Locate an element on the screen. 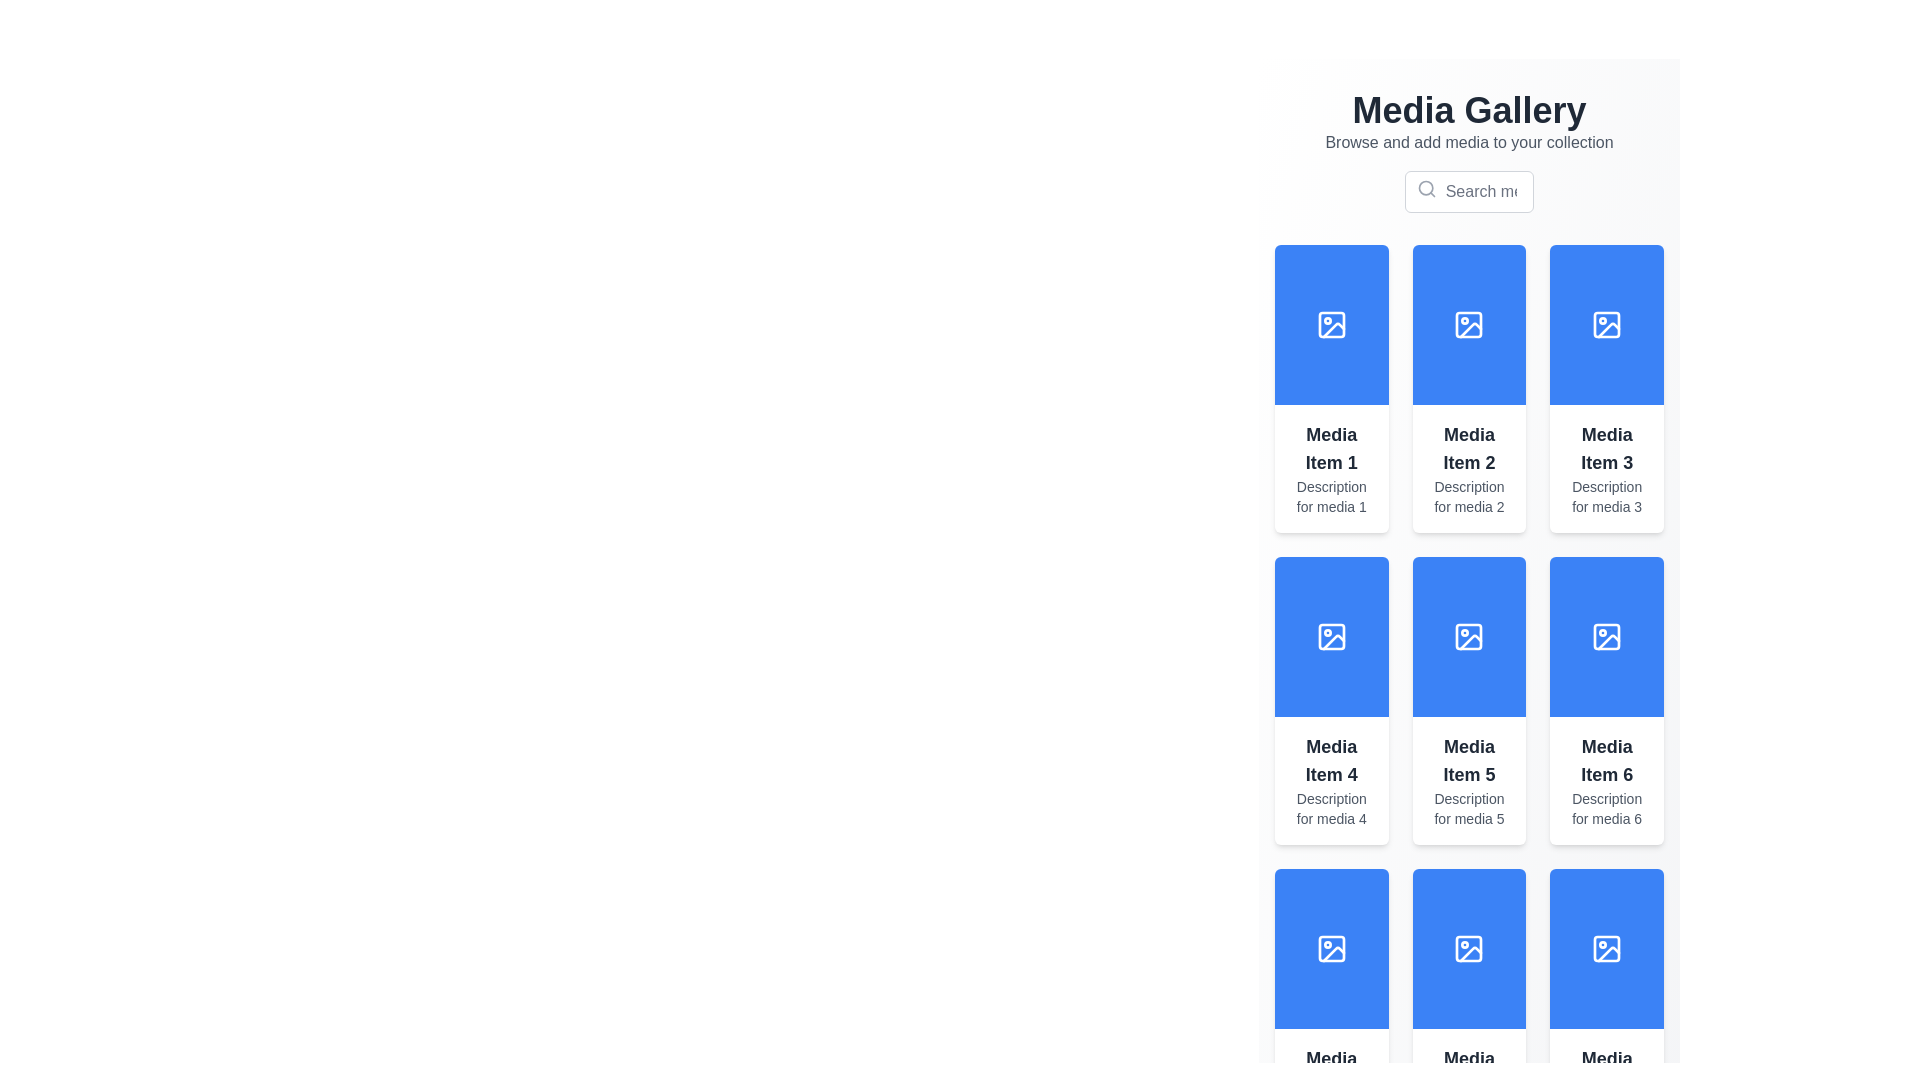 This screenshot has width=1920, height=1080. the title text element identifying a media item located in the second card of the top row of a grid layout, positioned above the description text and below the image placeholder is located at coordinates (1469, 447).